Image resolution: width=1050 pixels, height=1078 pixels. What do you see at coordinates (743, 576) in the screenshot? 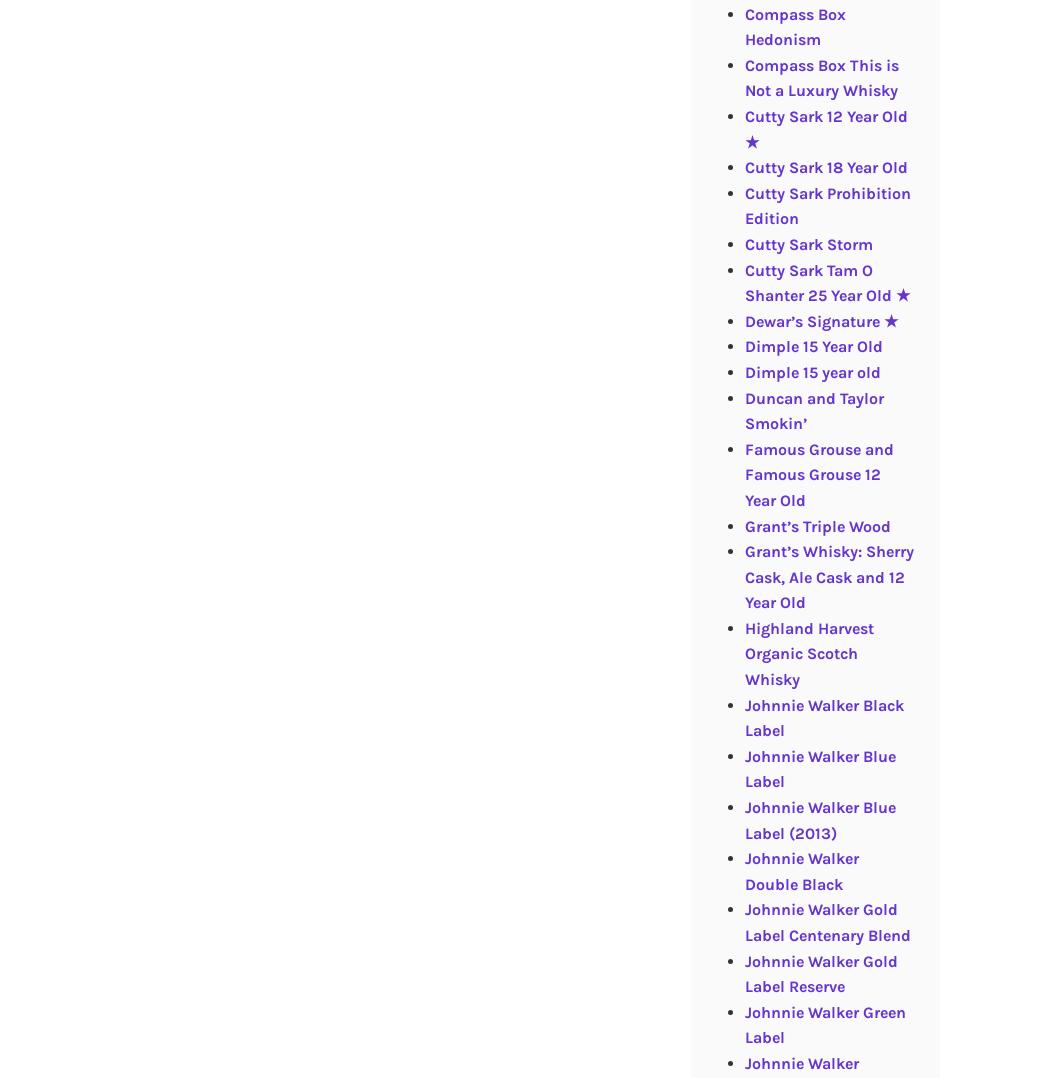
I see `'Grant’s Whisky: Sherry Cask, Ale Cask and 12 Year Old'` at bounding box center [743, 576].